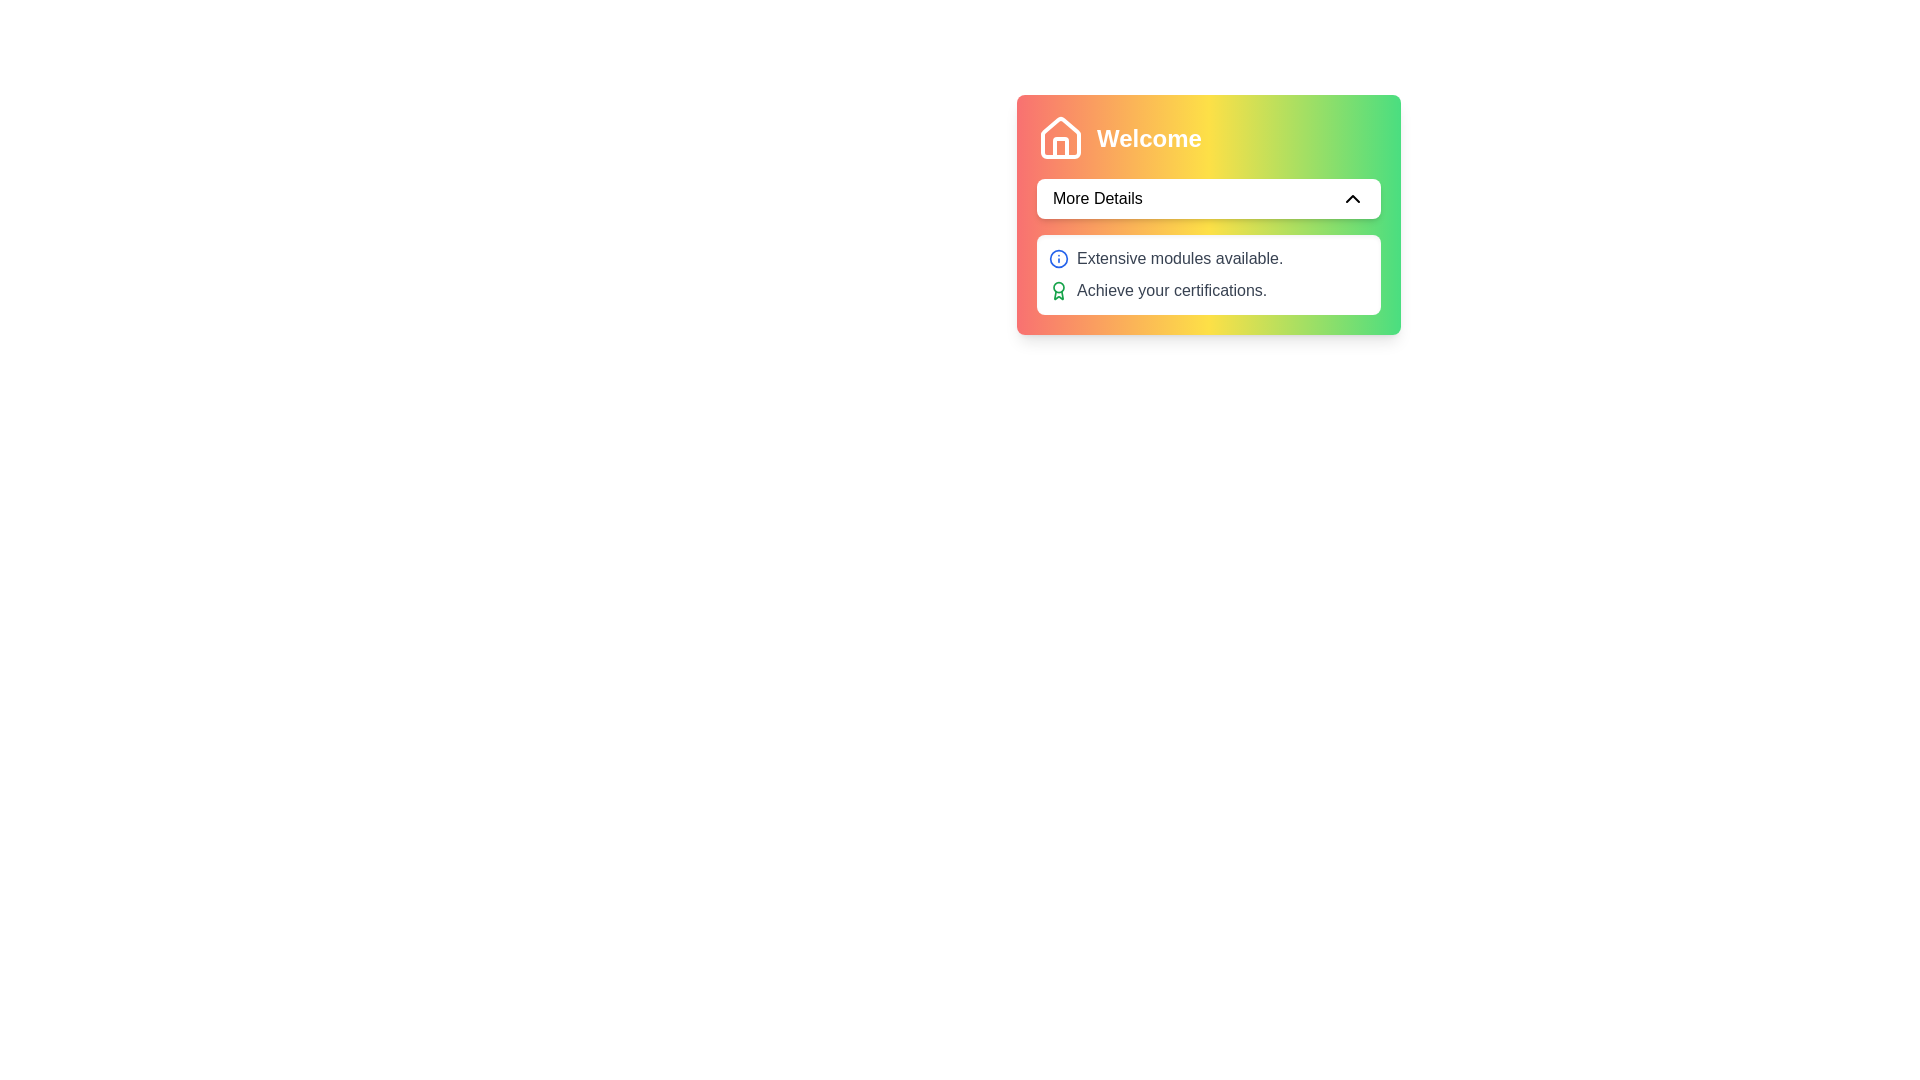 The width and height of the screenshot is (1920, 1080). I want to click on the informational text block containing the messages 'Extensive modules available.' and 'Achieve your certifications.' with blue and green icons, located below the text input field in the card labeled 'Welcome', so click(1208, 274).